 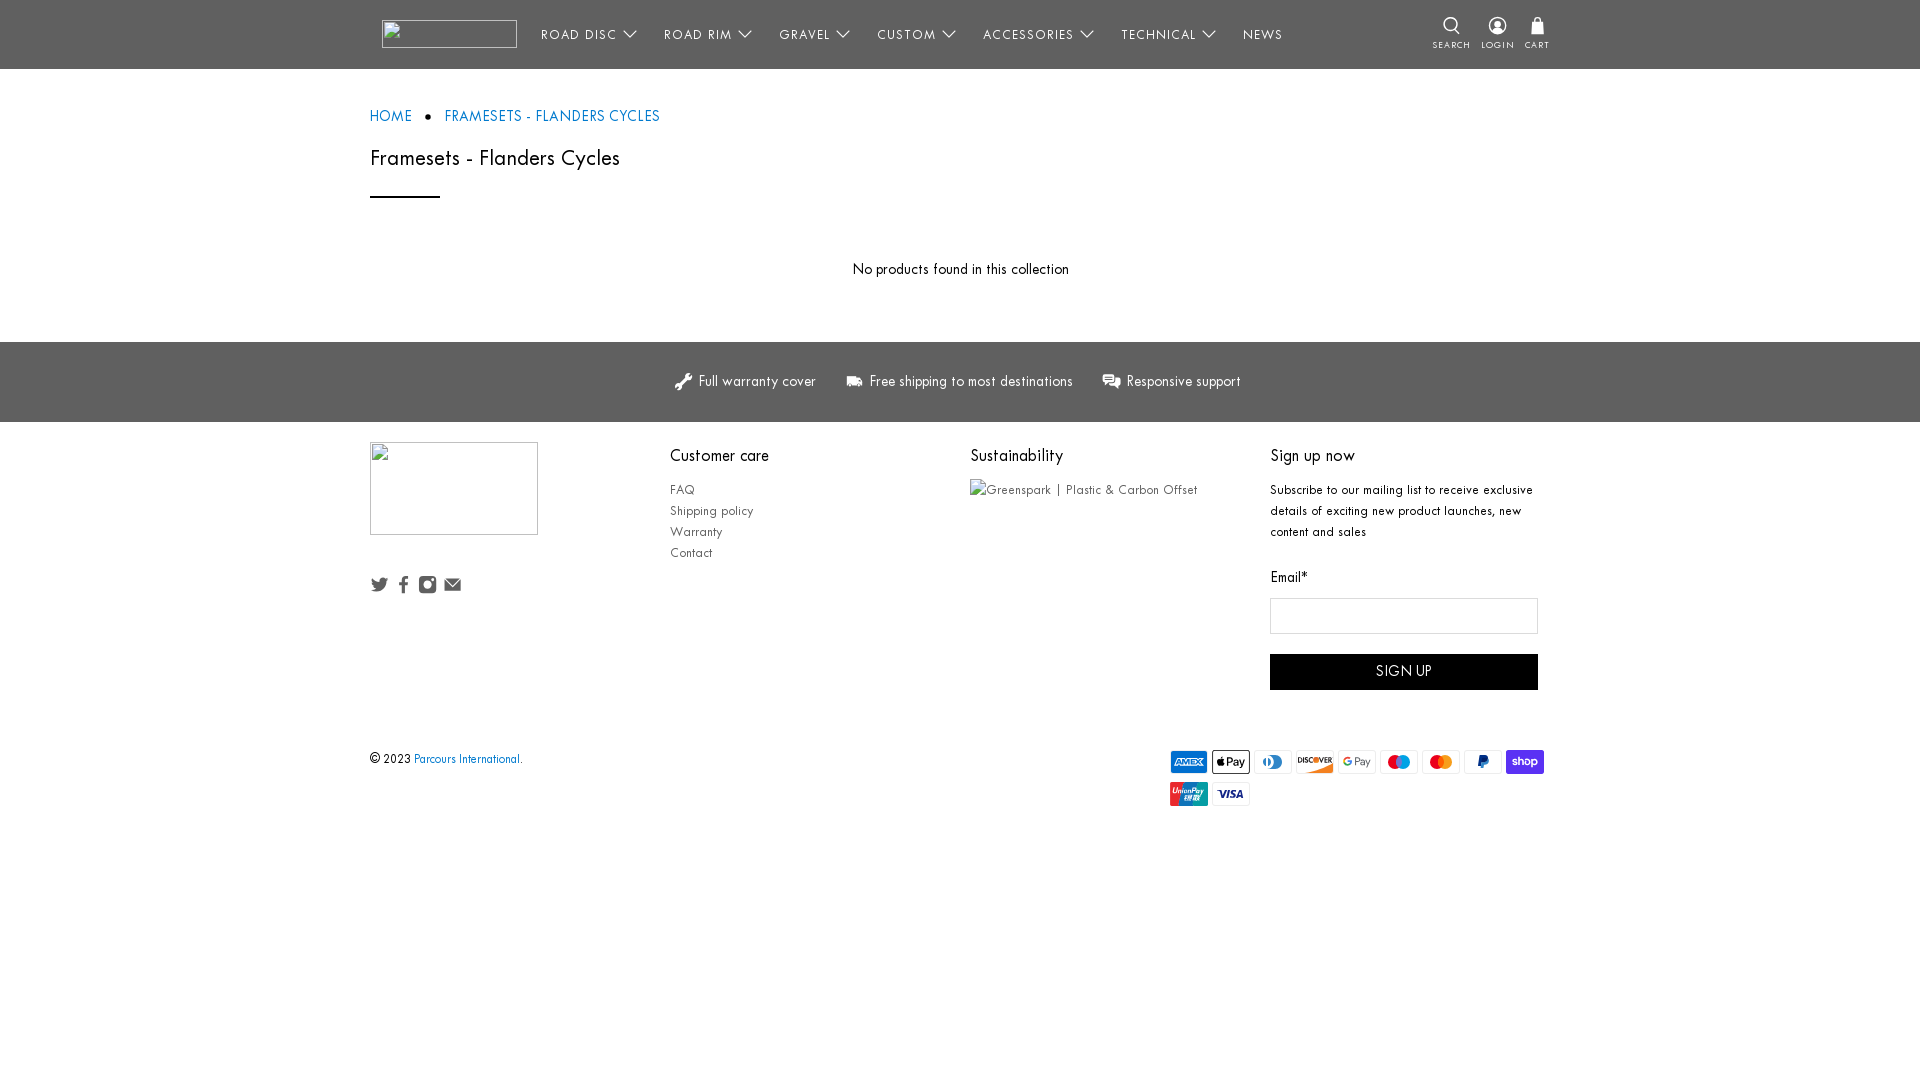 I want to click on 'SEARCH', so click(x=1451, y=34).